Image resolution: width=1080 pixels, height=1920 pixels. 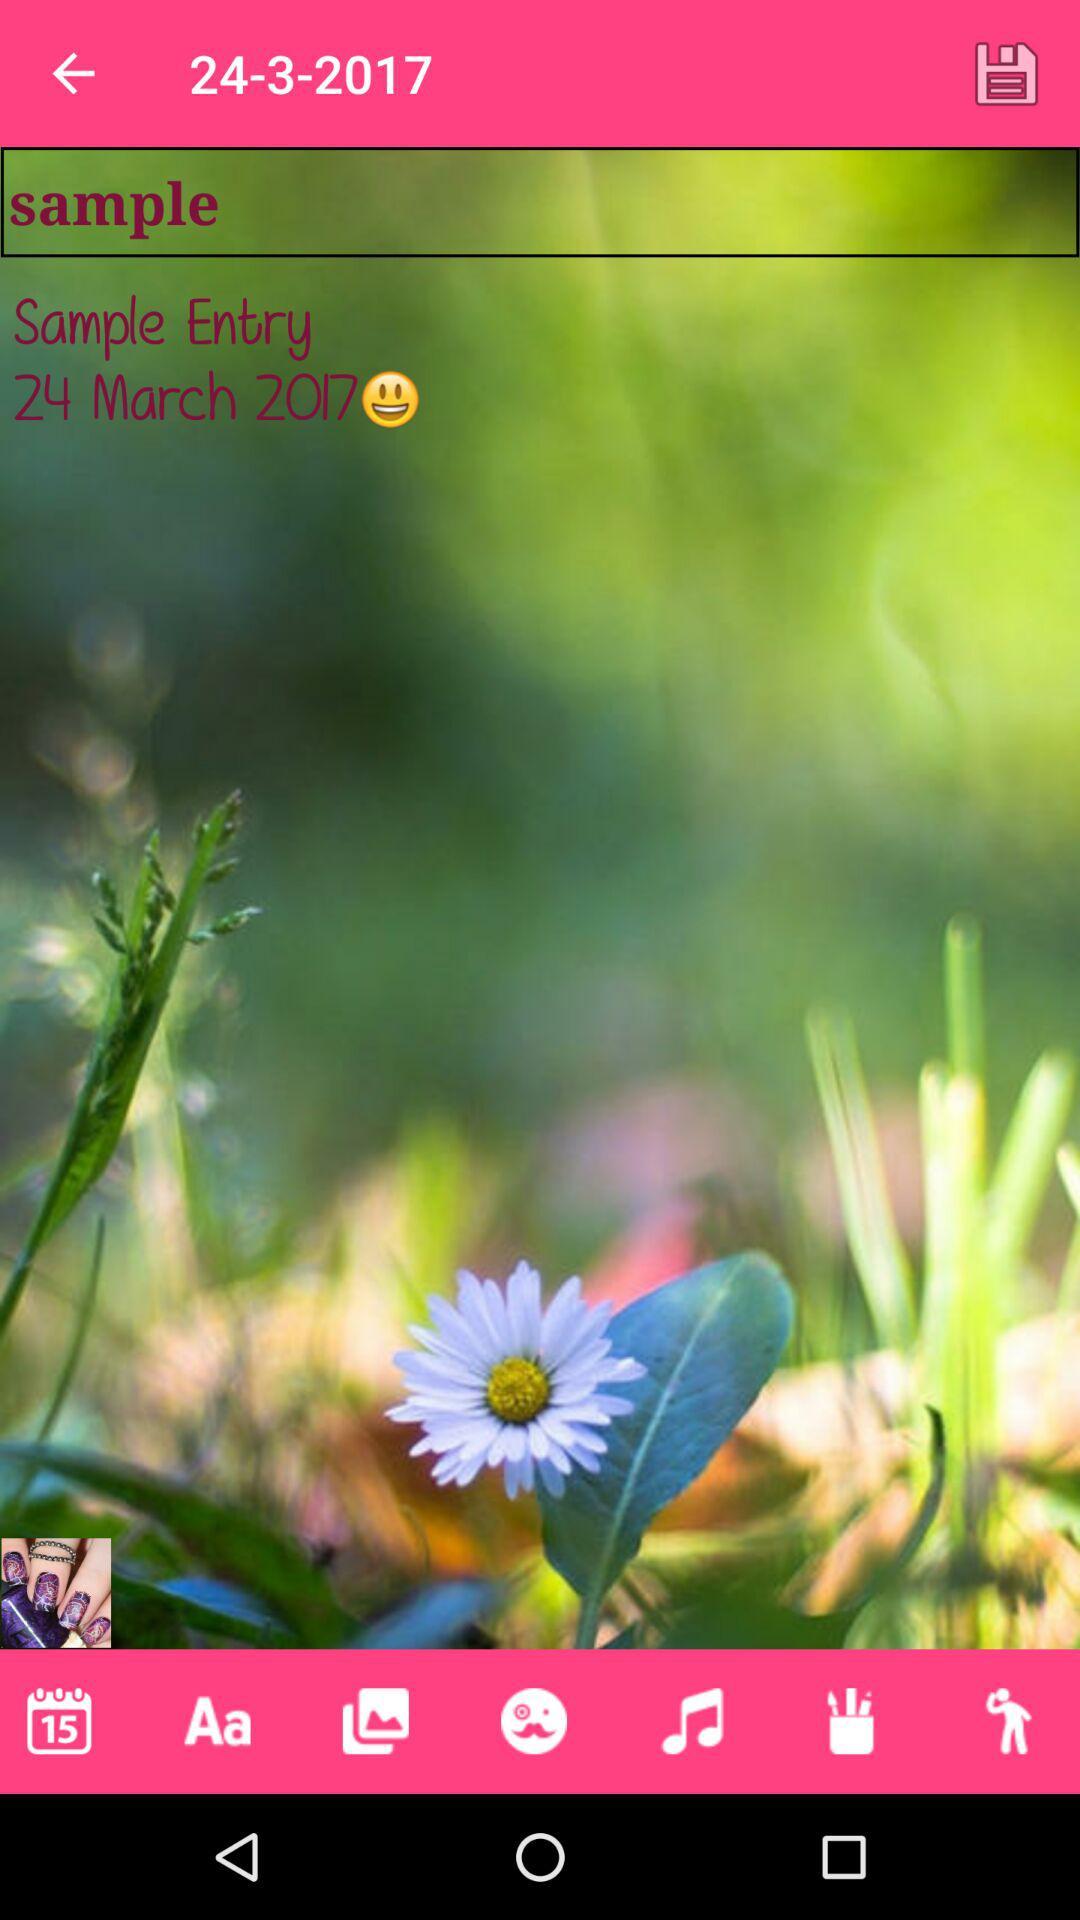 I want to click on click on image, so click(x=375, y=1720).